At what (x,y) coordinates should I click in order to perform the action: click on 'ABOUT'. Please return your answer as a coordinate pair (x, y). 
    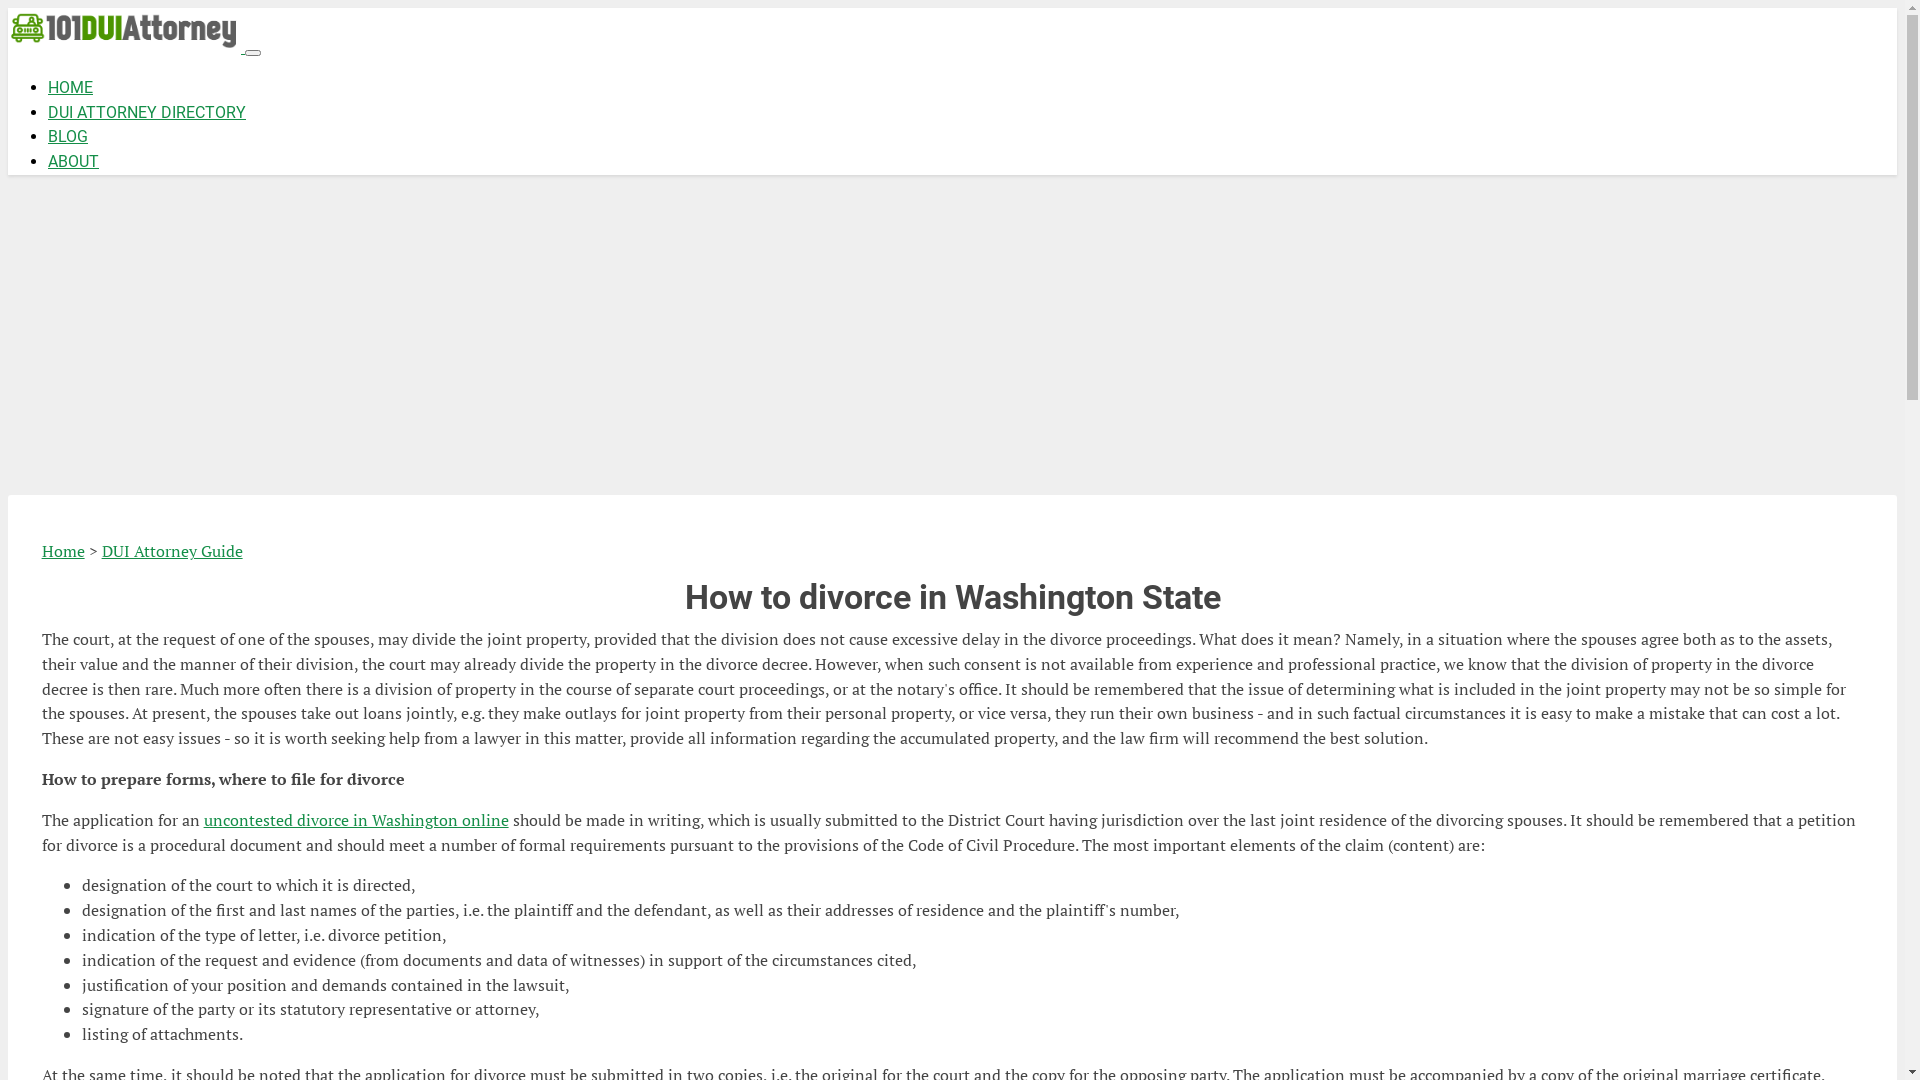
    Looking at the image, I should click on (73, 160).